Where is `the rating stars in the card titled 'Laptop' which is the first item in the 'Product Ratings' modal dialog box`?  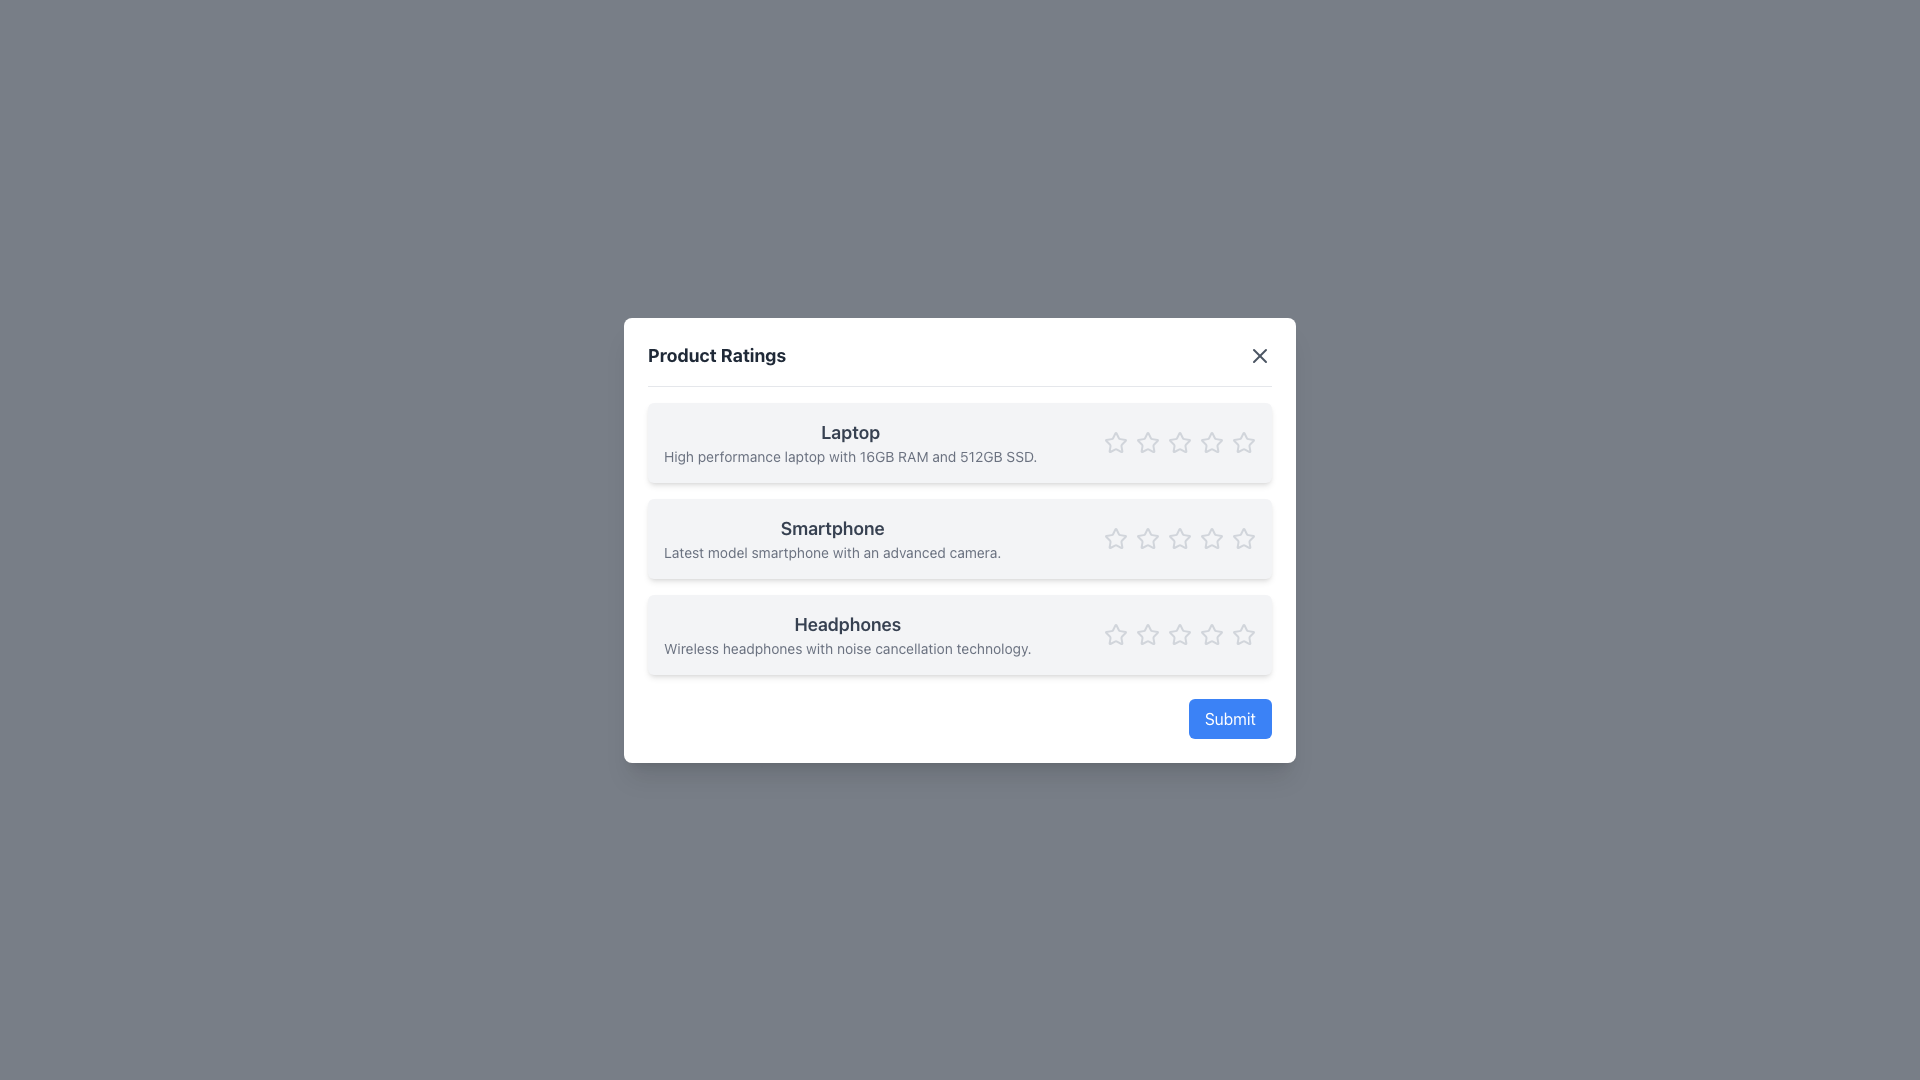
the rating stars in the card titled 'Laptop' which is the first item in the 'Product Ratings' modal dialog box is located at coordinates (960, 441).